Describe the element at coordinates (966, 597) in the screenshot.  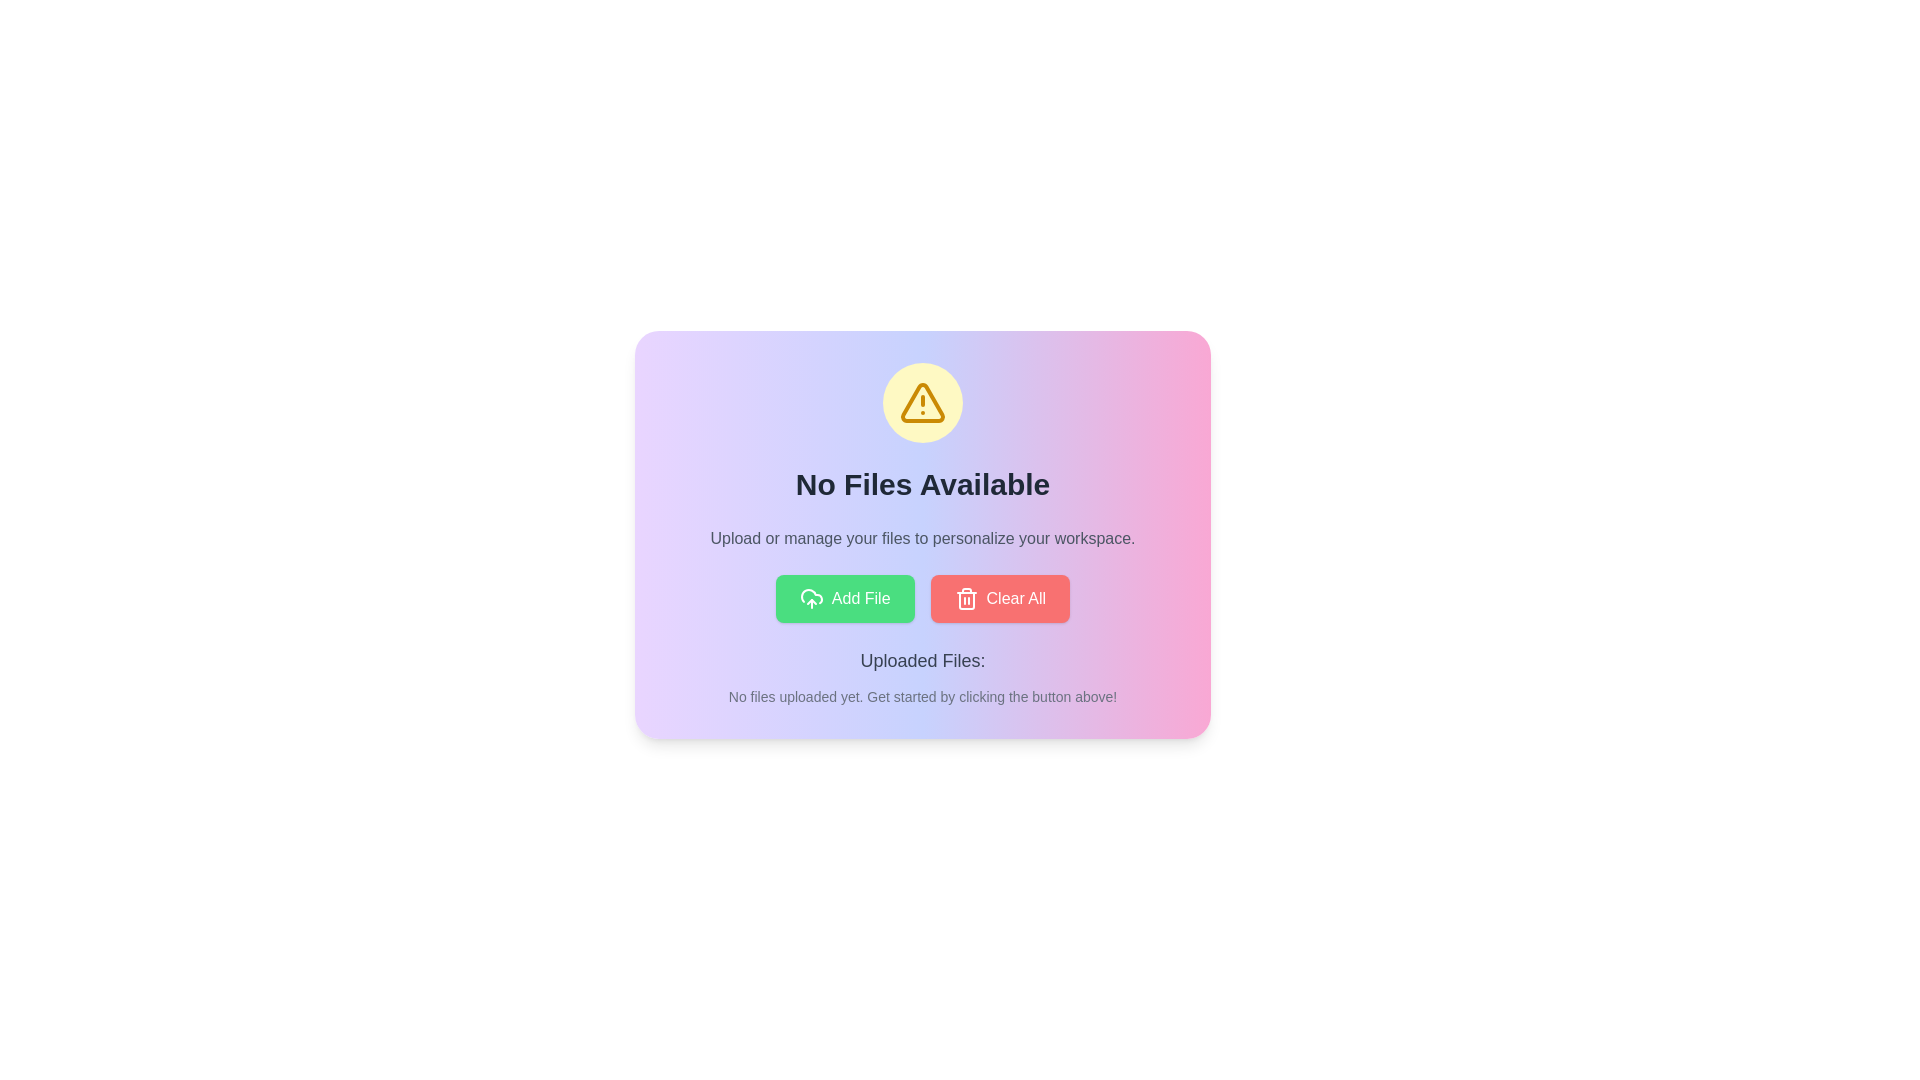
I see `the appearance of the red trash icon, which is a minimalistic line drawing styled as a rectangular trash bin with a handle, located on the left side of the red 'Clear All' button` at that location.